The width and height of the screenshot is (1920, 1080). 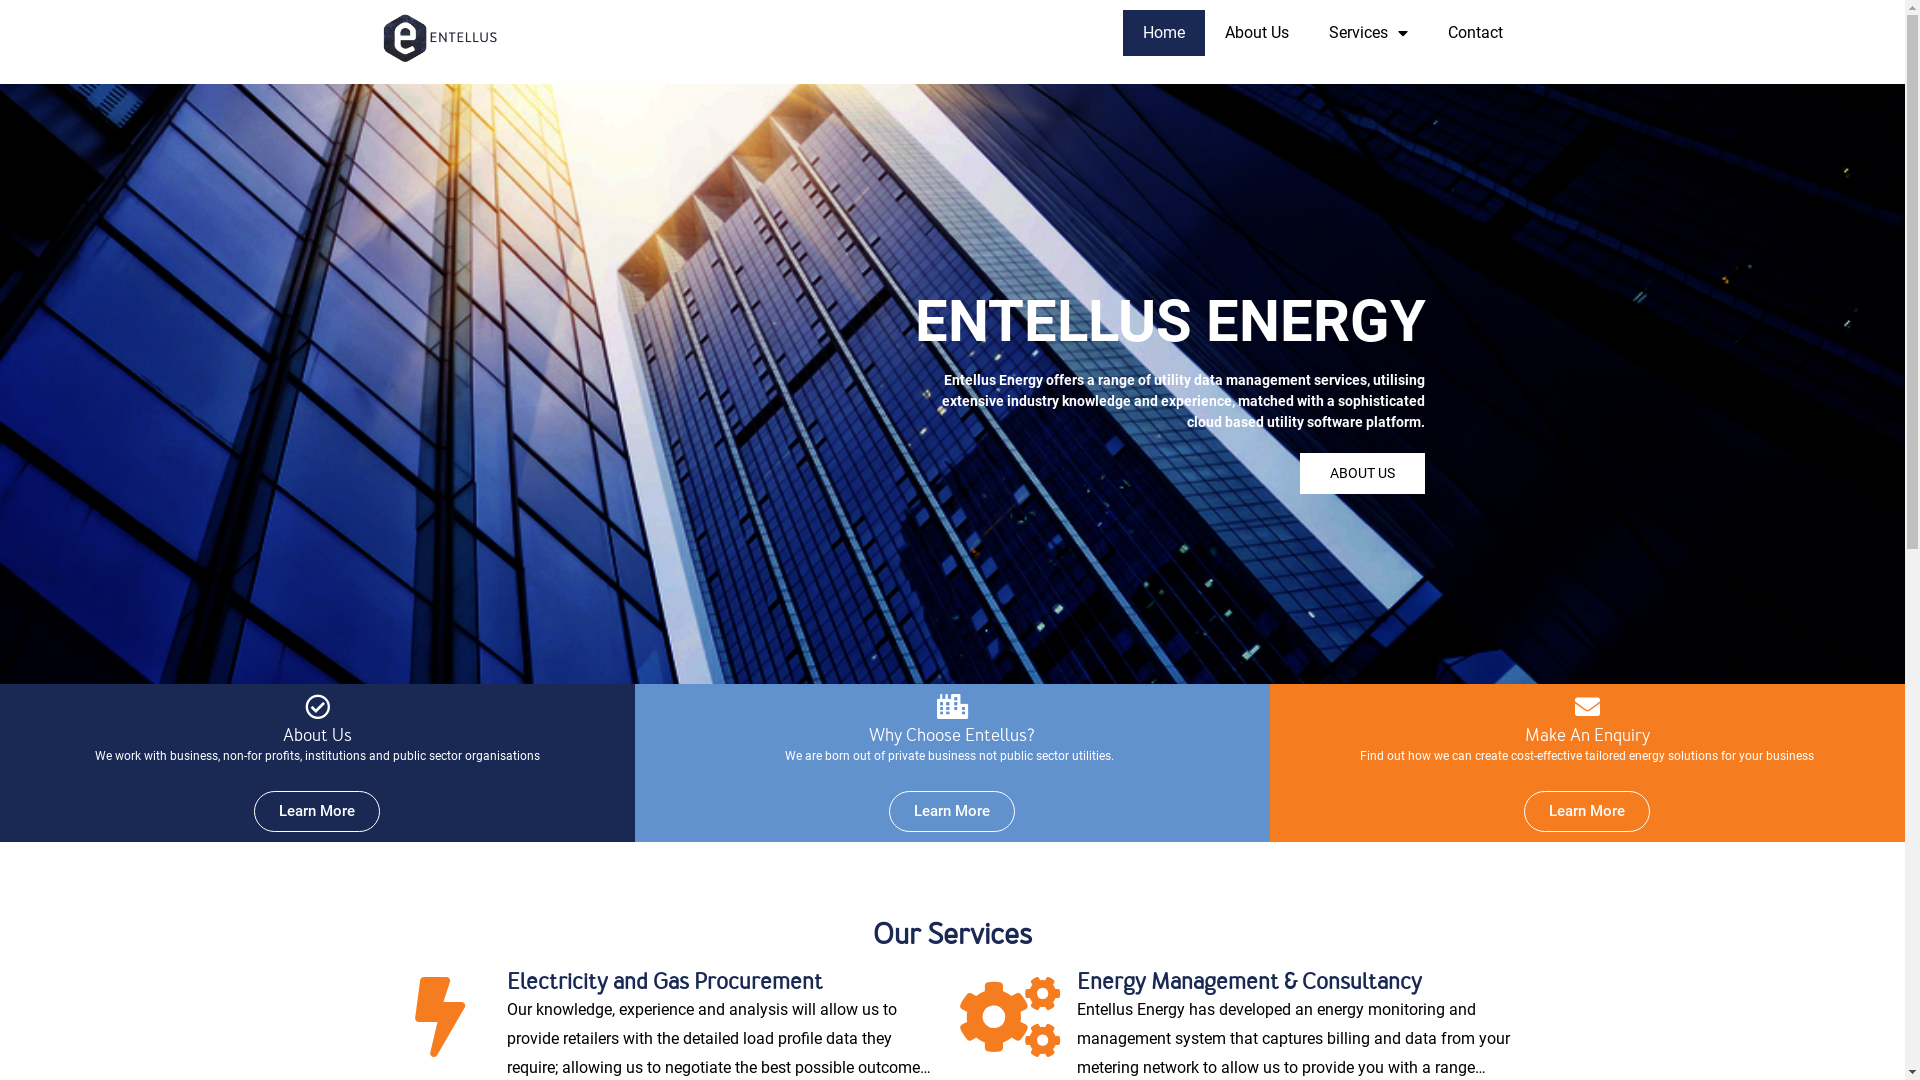 I want to click on 'Home', so click(x=1162, y=33).